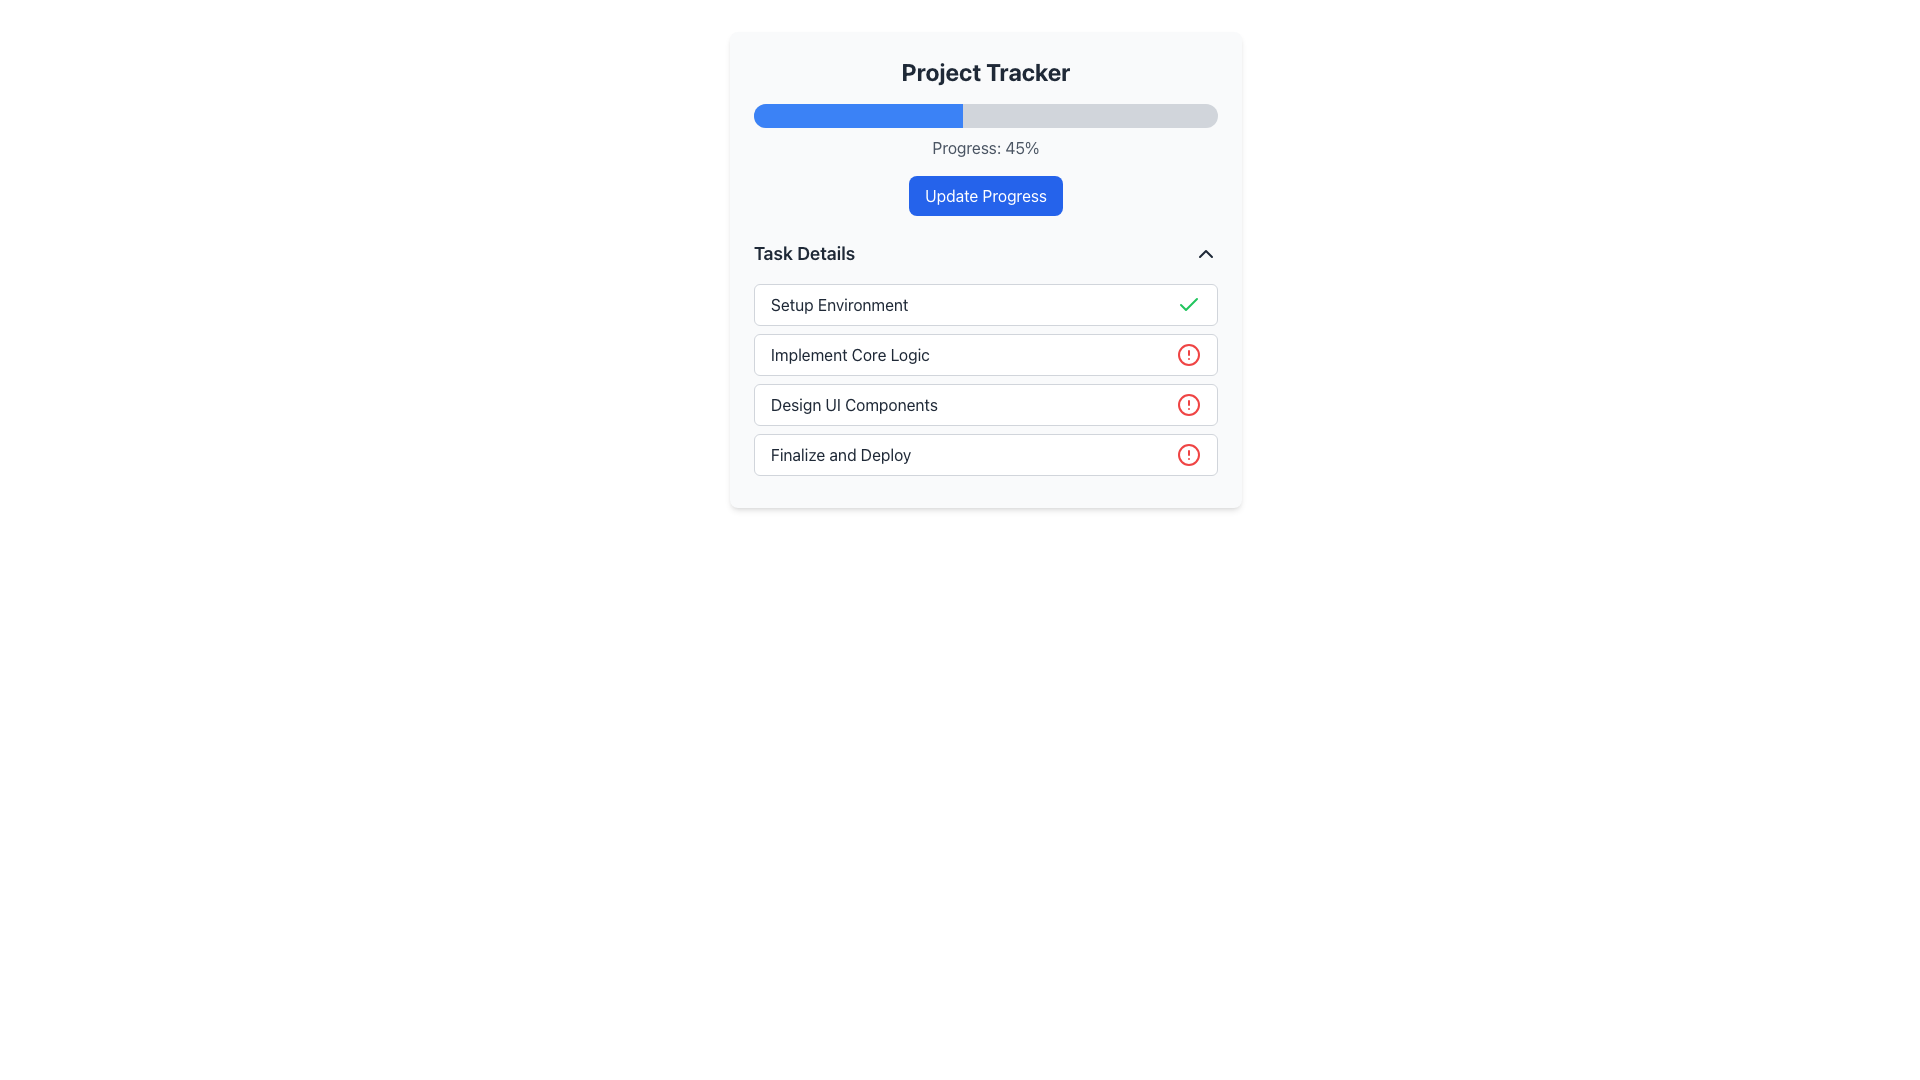 This screenshot has height=1080, width=1920. What do you see at coordinates (1189, 455) in the screenshot?
I see `the Circular Alert Icon located at the far right of the 'Finalize and Deploy' row in the 'Task Details' section` at bounding box center [1189, 455].